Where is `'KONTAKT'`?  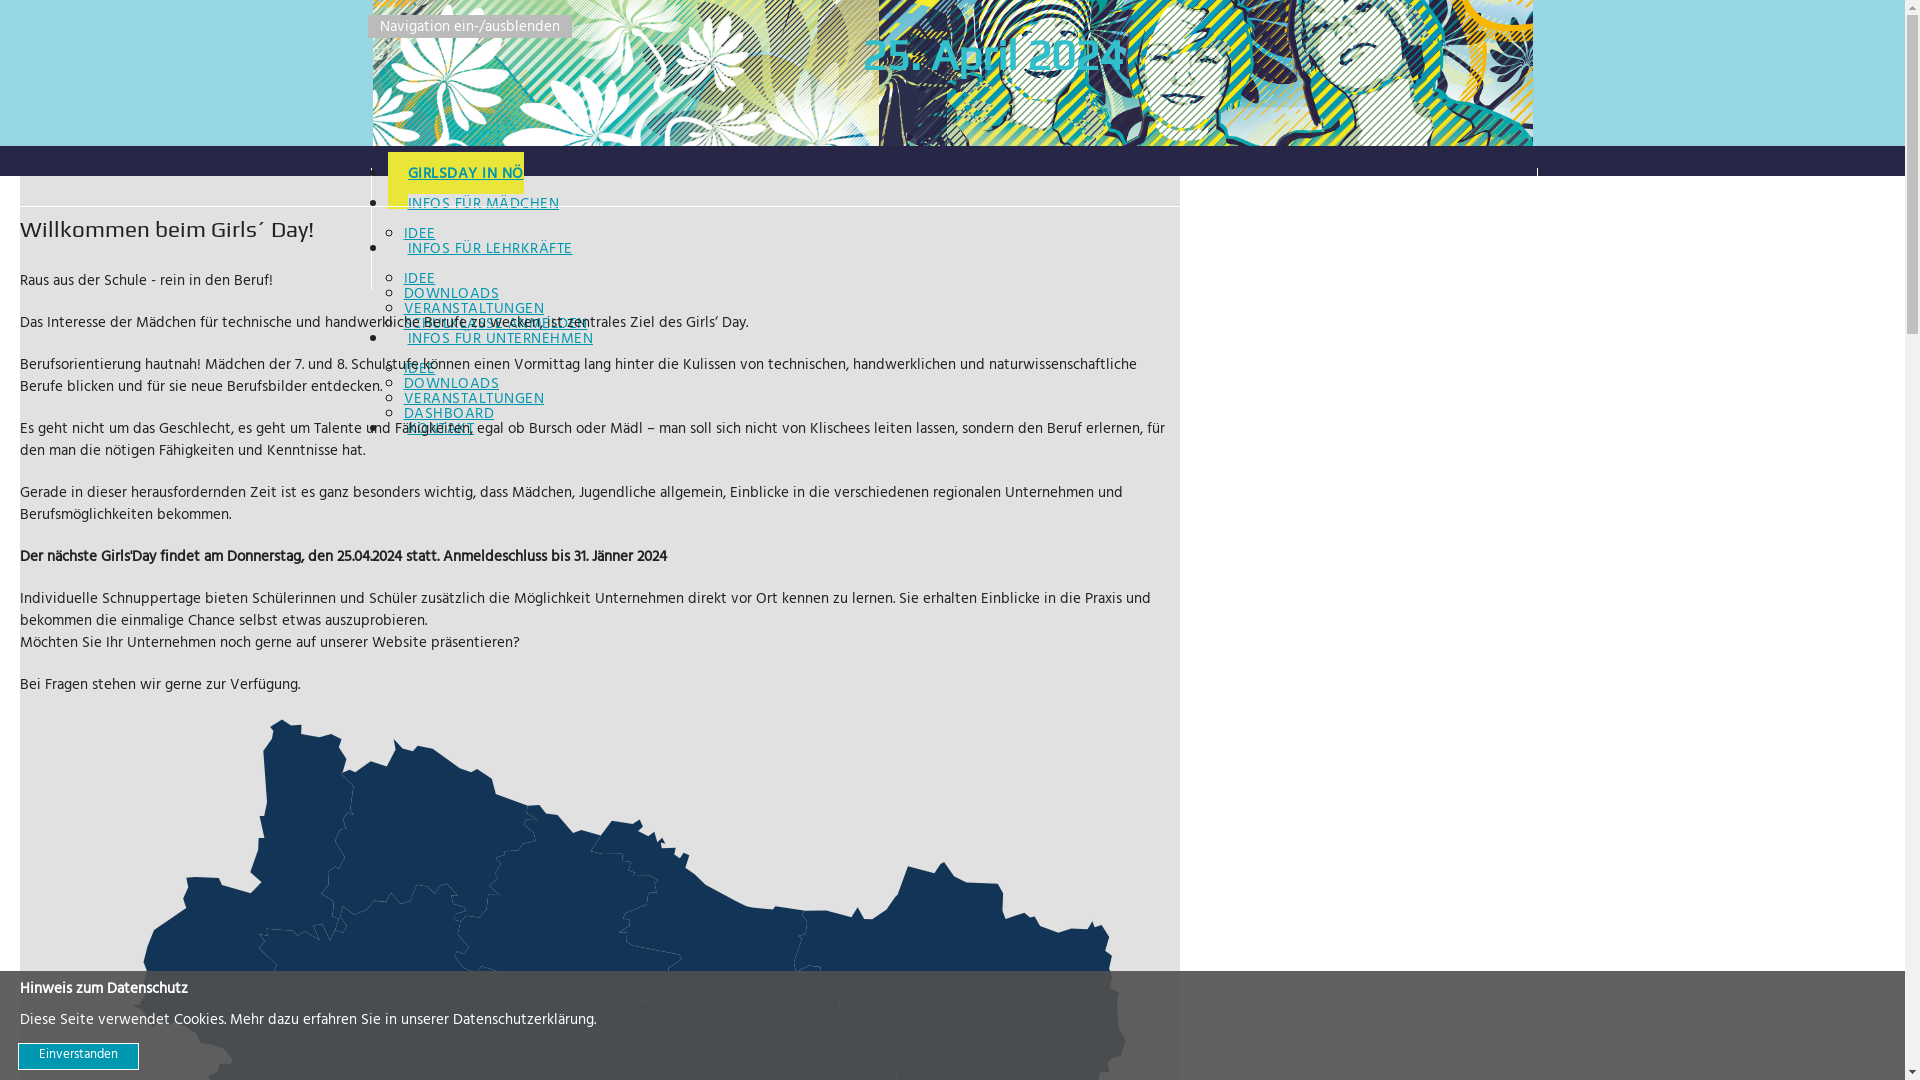 'KONTAKT' is located at coordinates (962, 434).